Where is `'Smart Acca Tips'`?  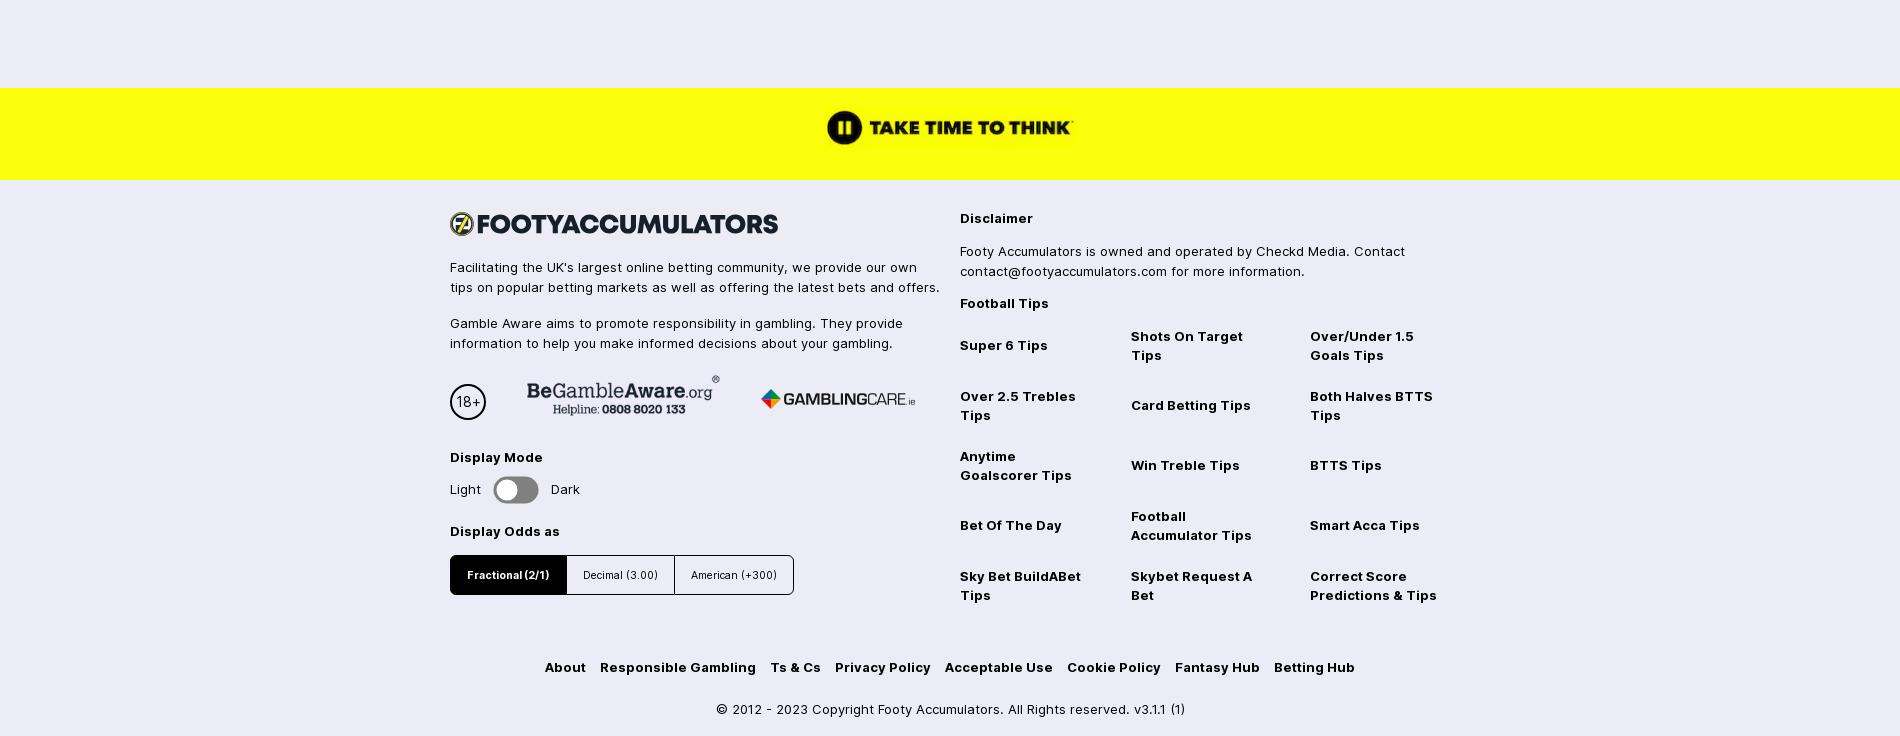
'Smart Acca Tips' is located at coordinates (1363, 524).